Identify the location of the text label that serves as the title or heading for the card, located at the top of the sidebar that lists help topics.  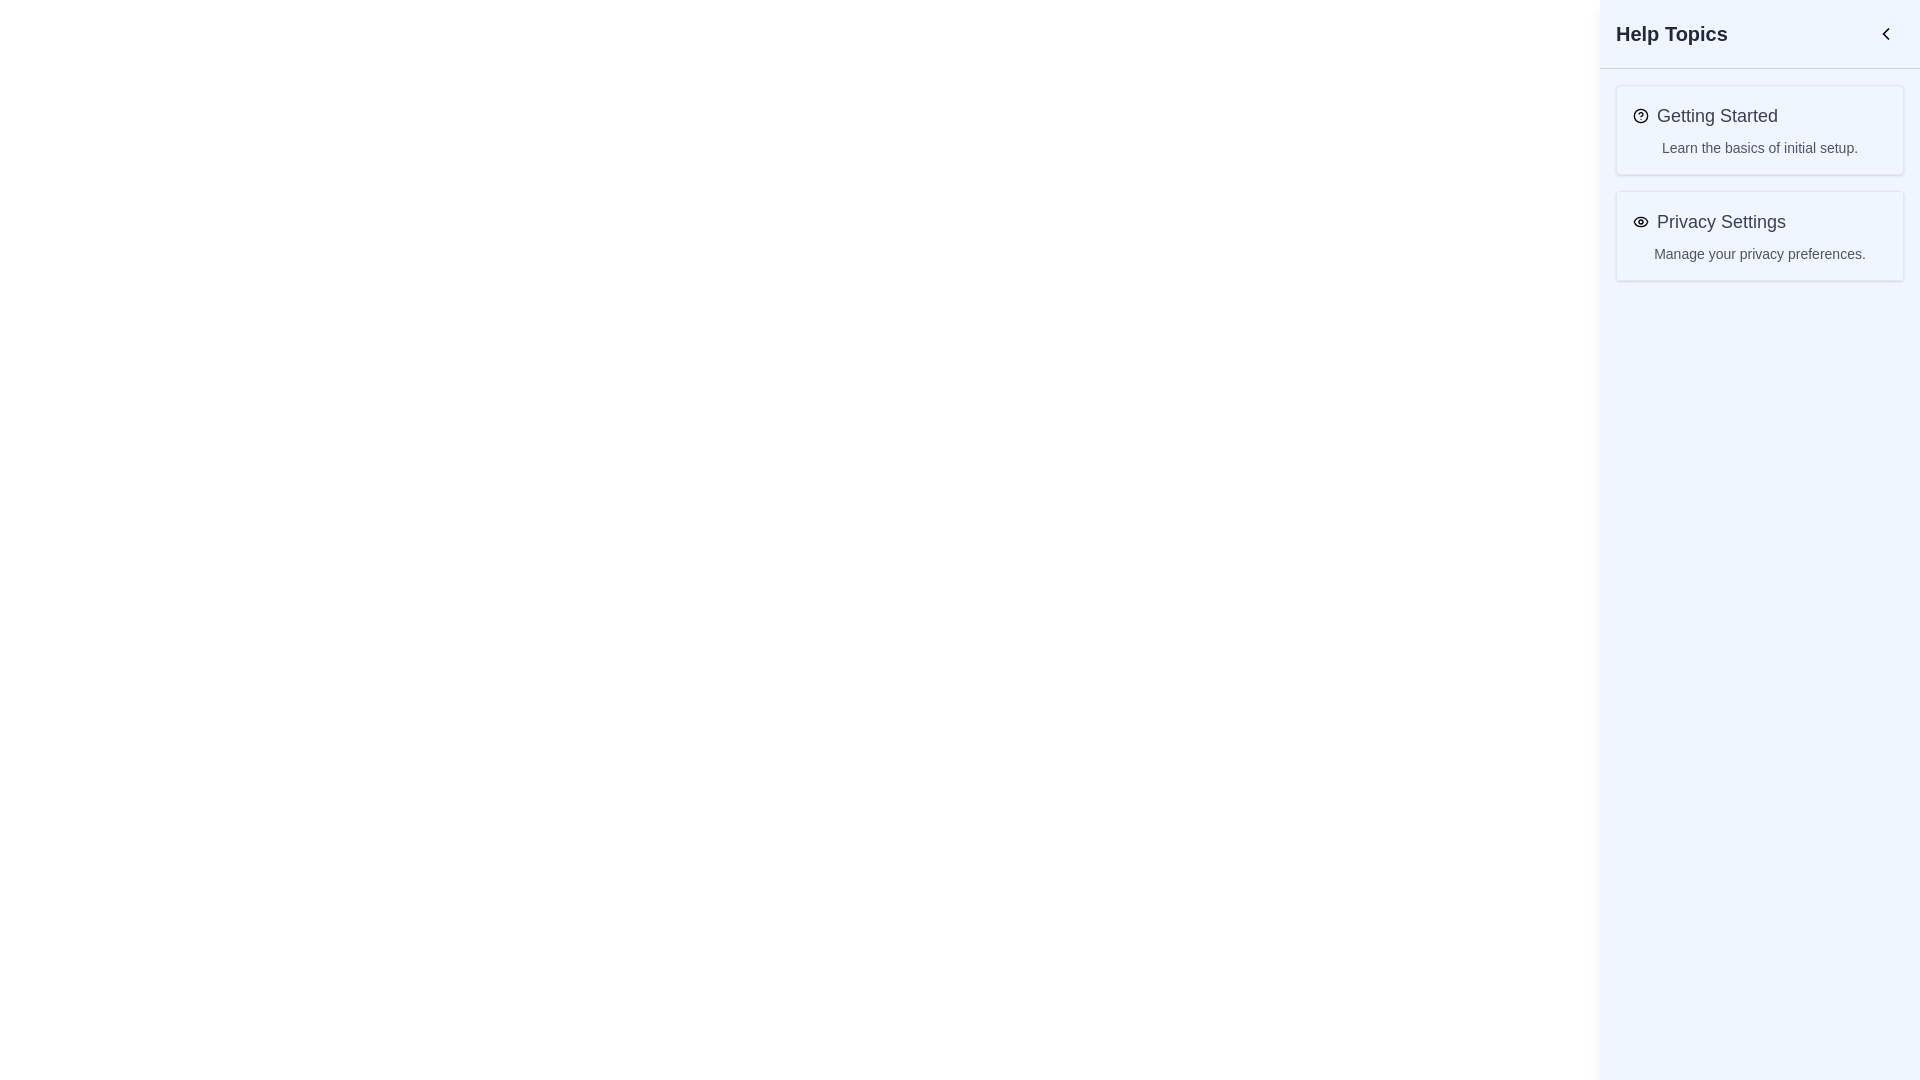
(1716, 115).